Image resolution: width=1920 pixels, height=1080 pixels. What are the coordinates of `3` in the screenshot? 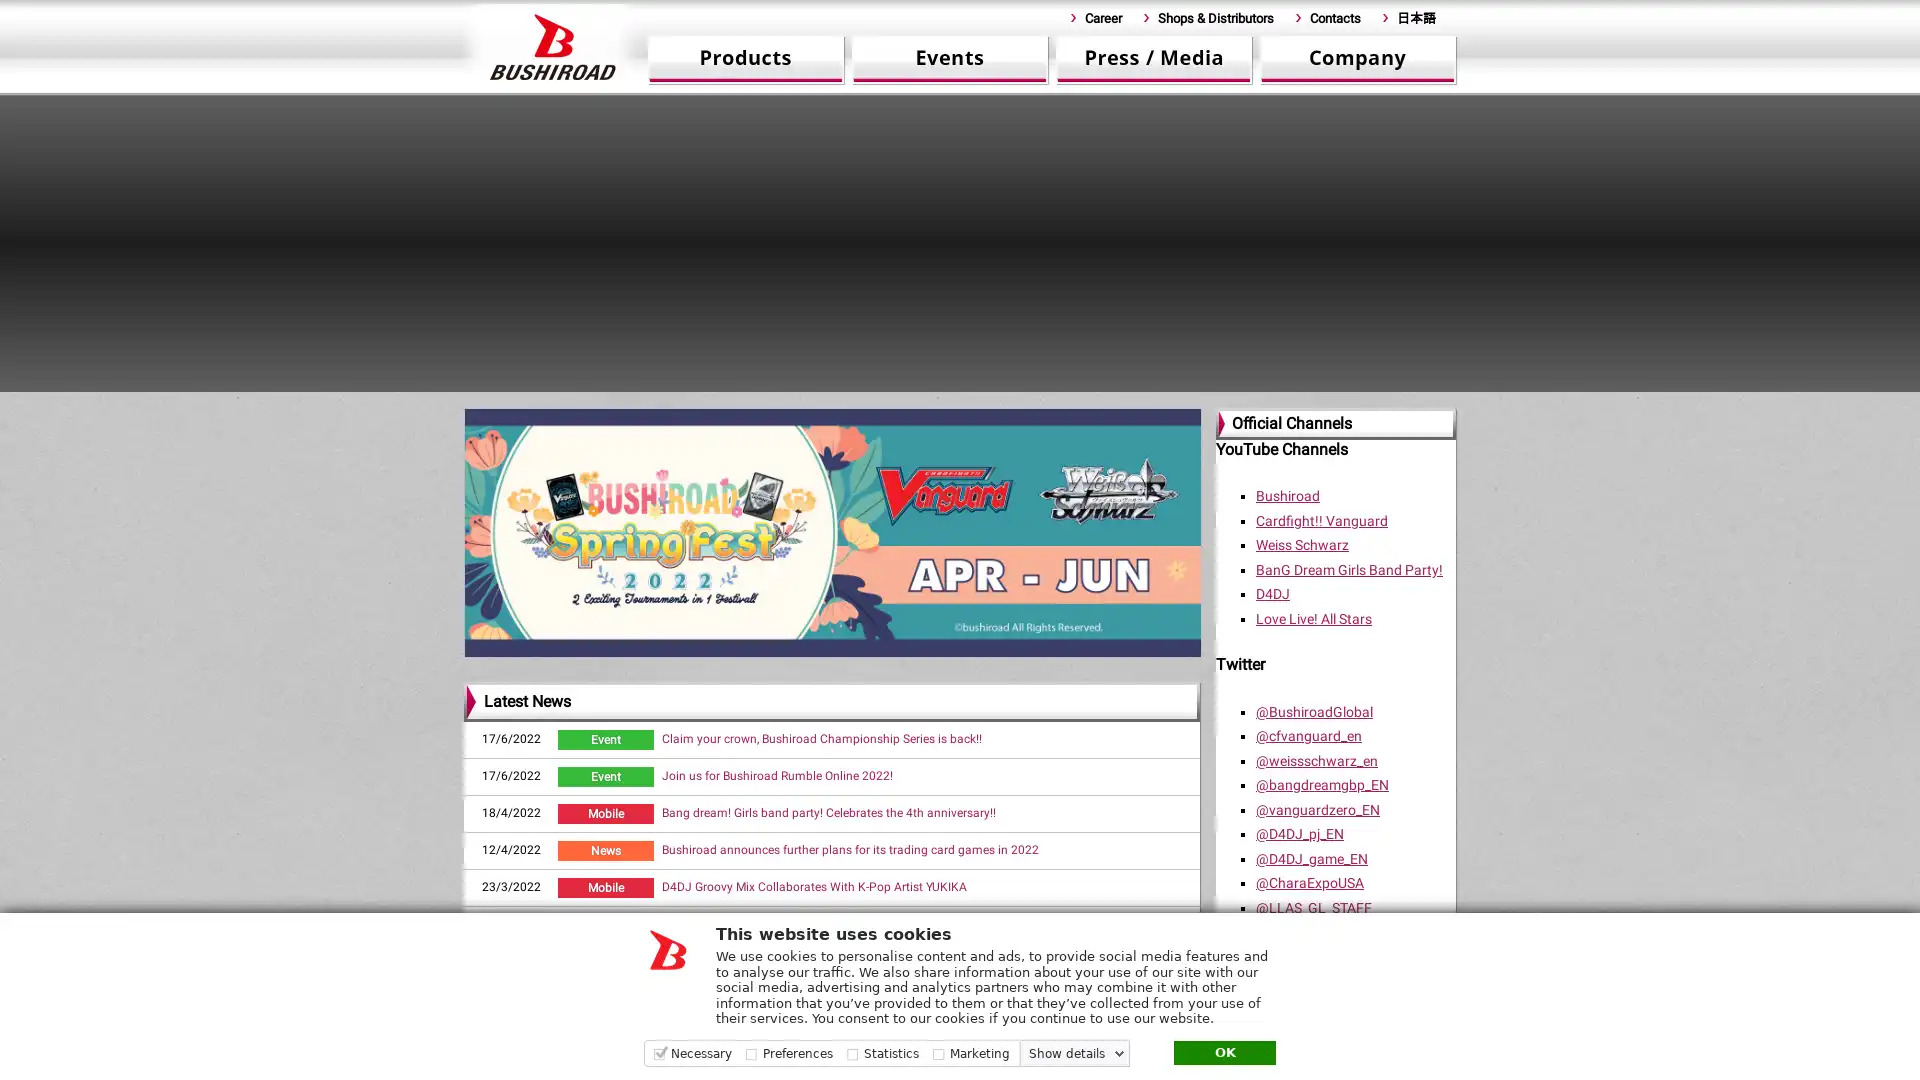 It's located at (794, 384).